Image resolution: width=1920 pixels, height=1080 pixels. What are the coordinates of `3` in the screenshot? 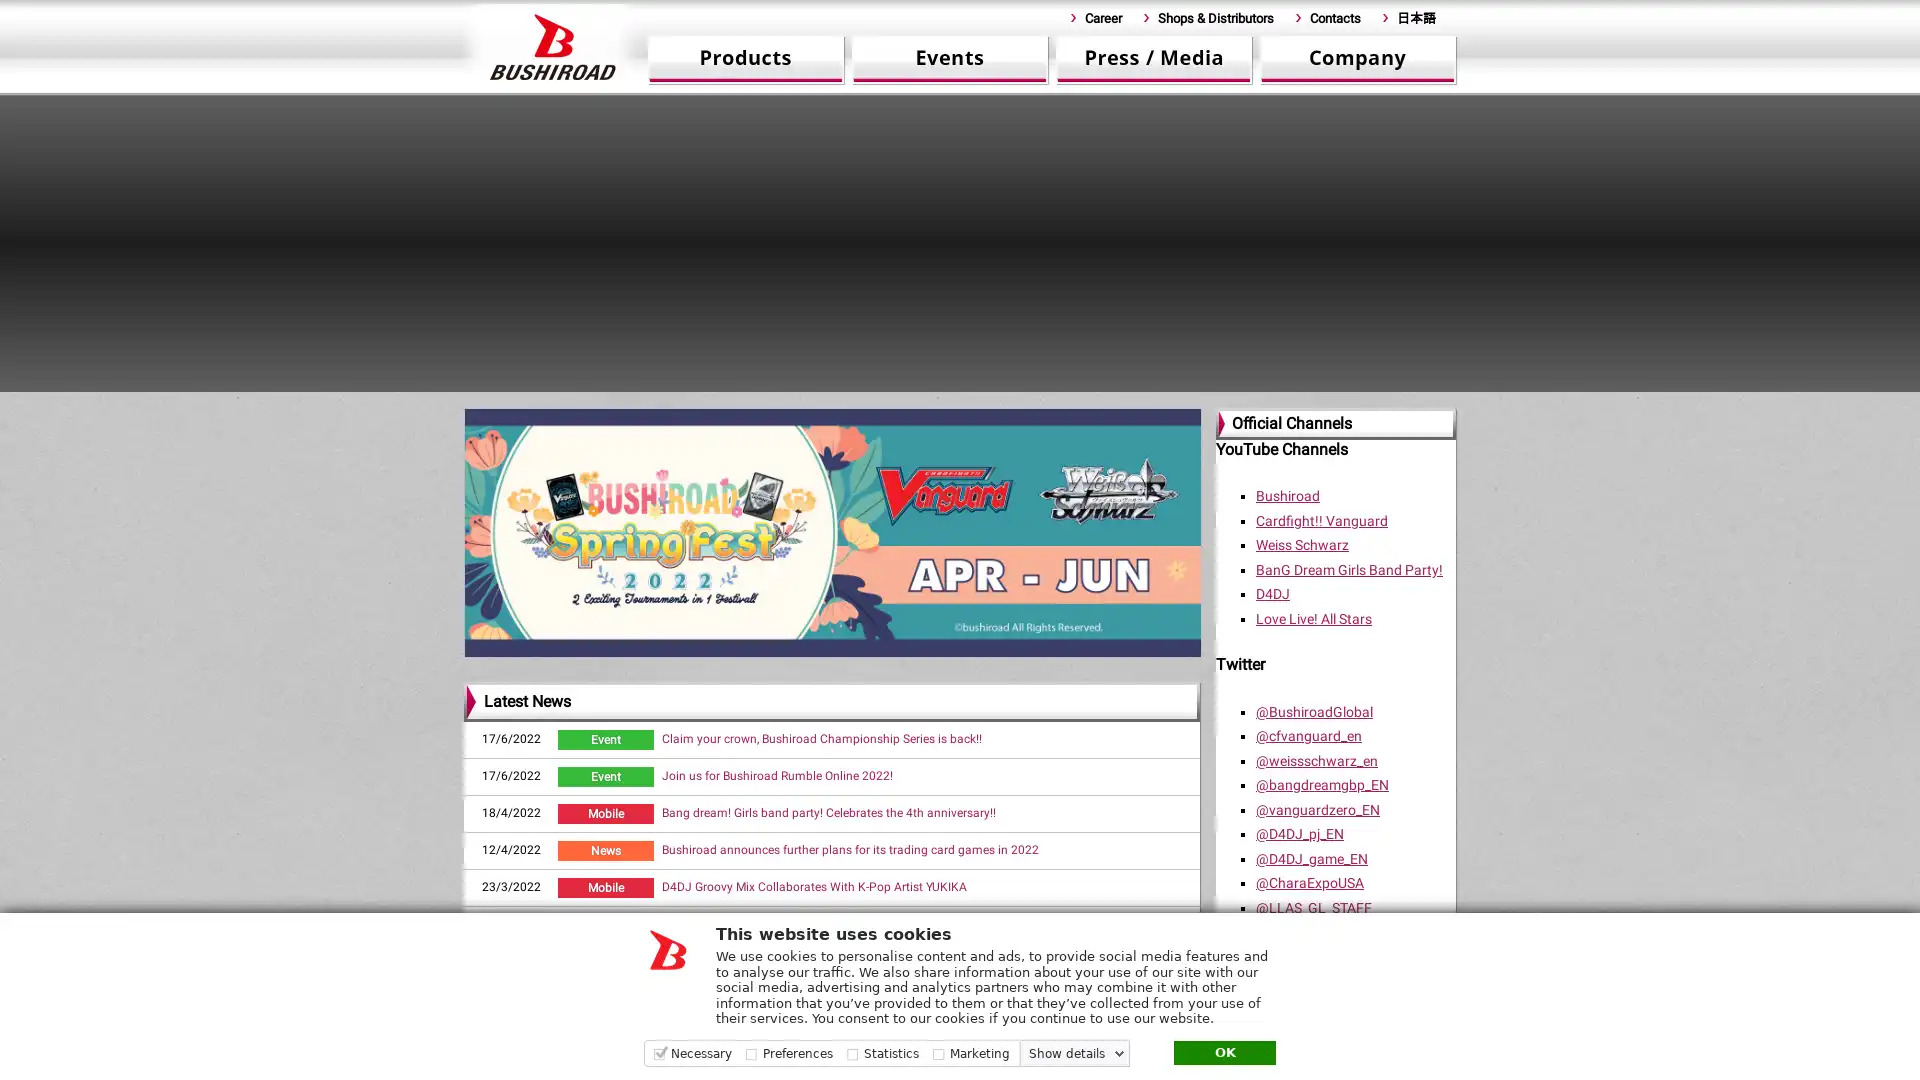 It's located at (794, 384).